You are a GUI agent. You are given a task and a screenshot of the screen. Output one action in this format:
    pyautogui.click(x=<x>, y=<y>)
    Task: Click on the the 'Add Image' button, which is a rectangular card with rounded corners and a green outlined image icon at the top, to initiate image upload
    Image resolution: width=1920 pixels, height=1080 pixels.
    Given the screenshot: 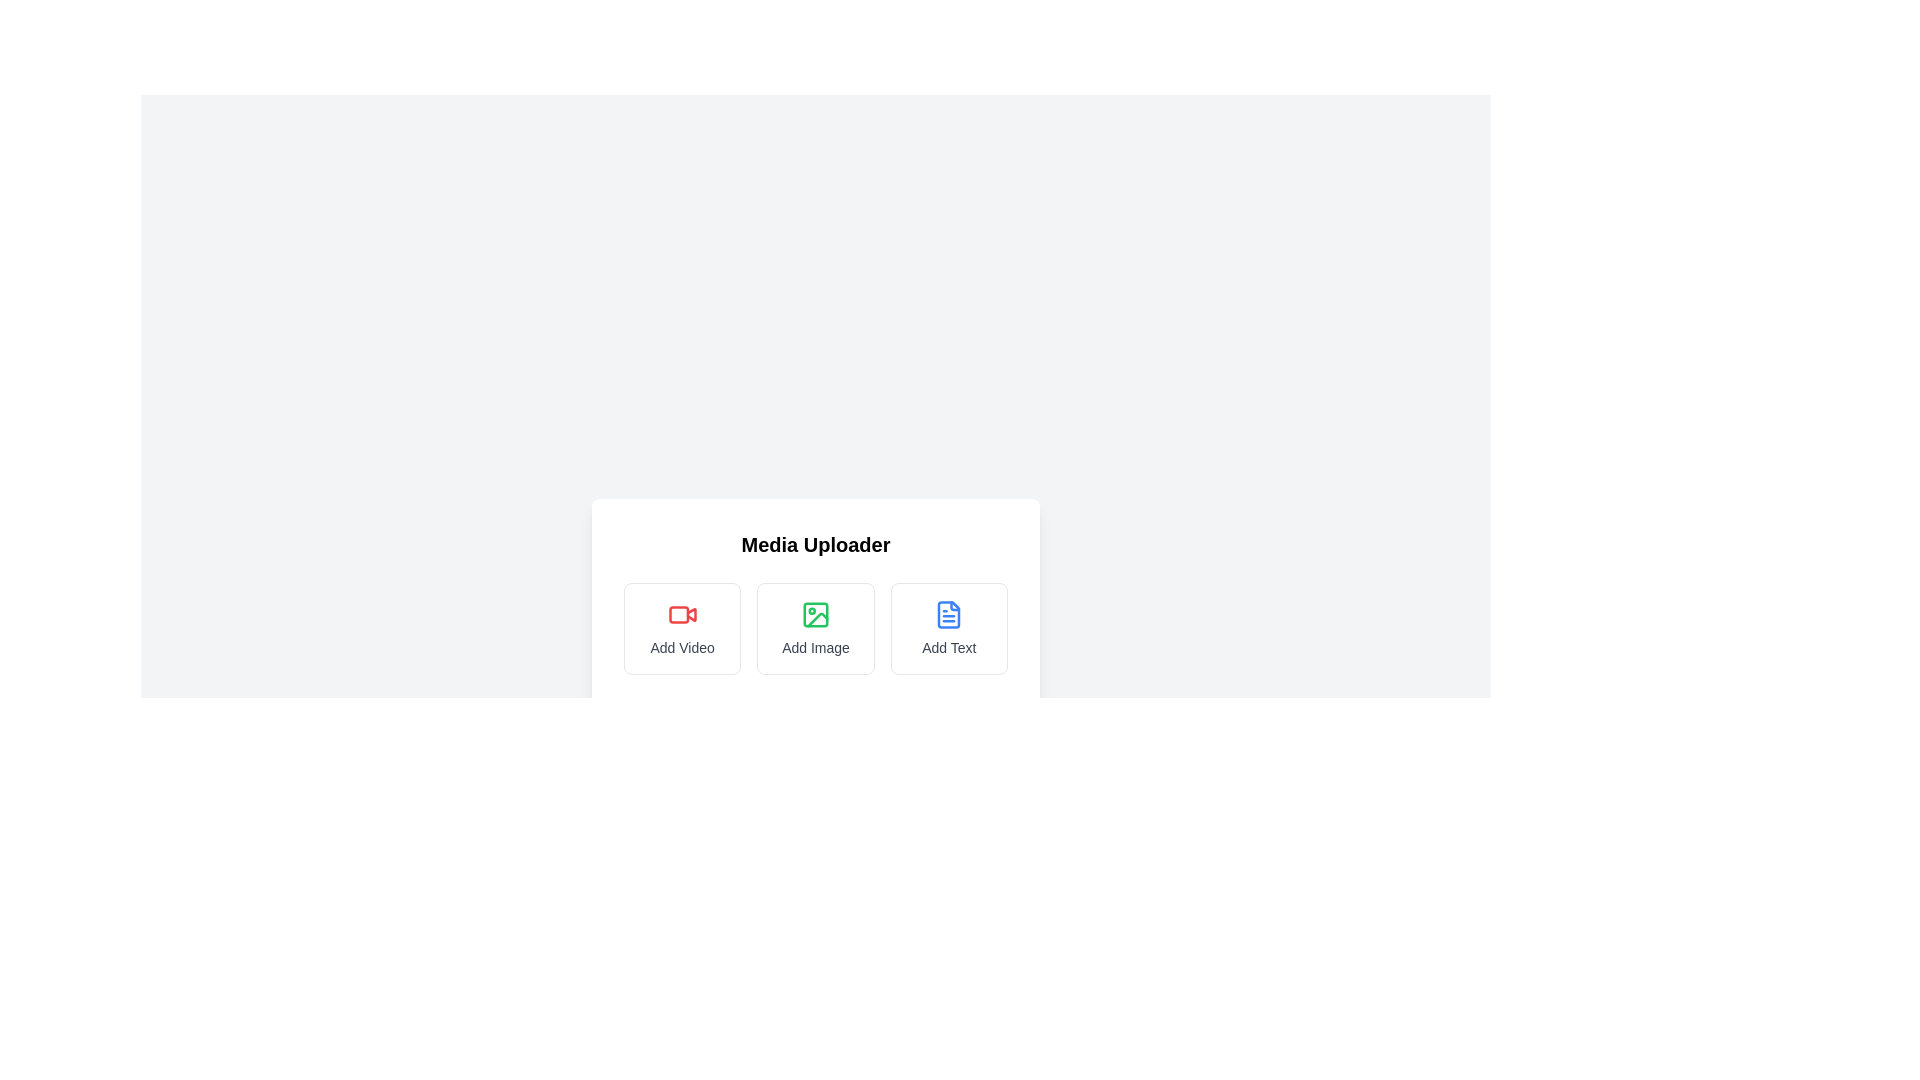 What is the action you would take?
    pyautogui.click(x=816, y=627)
    